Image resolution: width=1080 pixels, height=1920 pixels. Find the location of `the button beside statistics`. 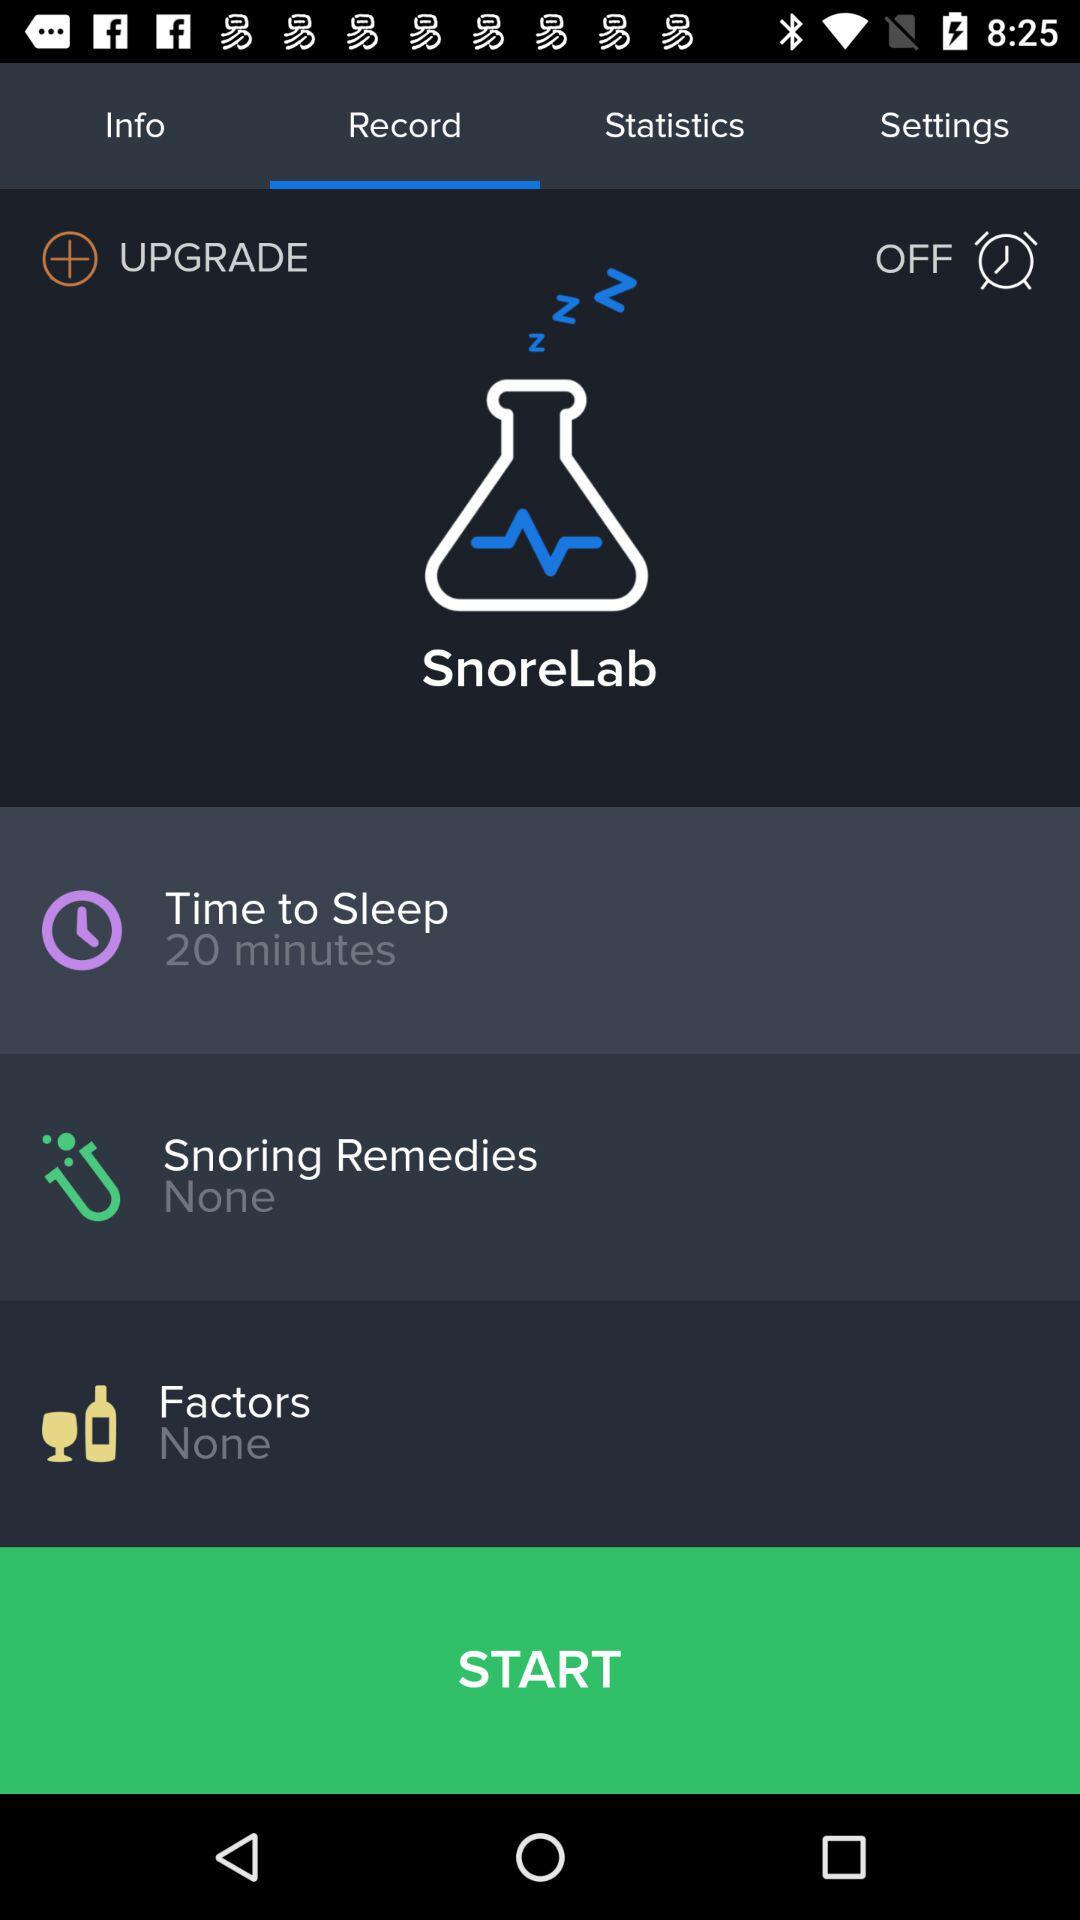

the button beside statistics is located at coordinates (945, 124).